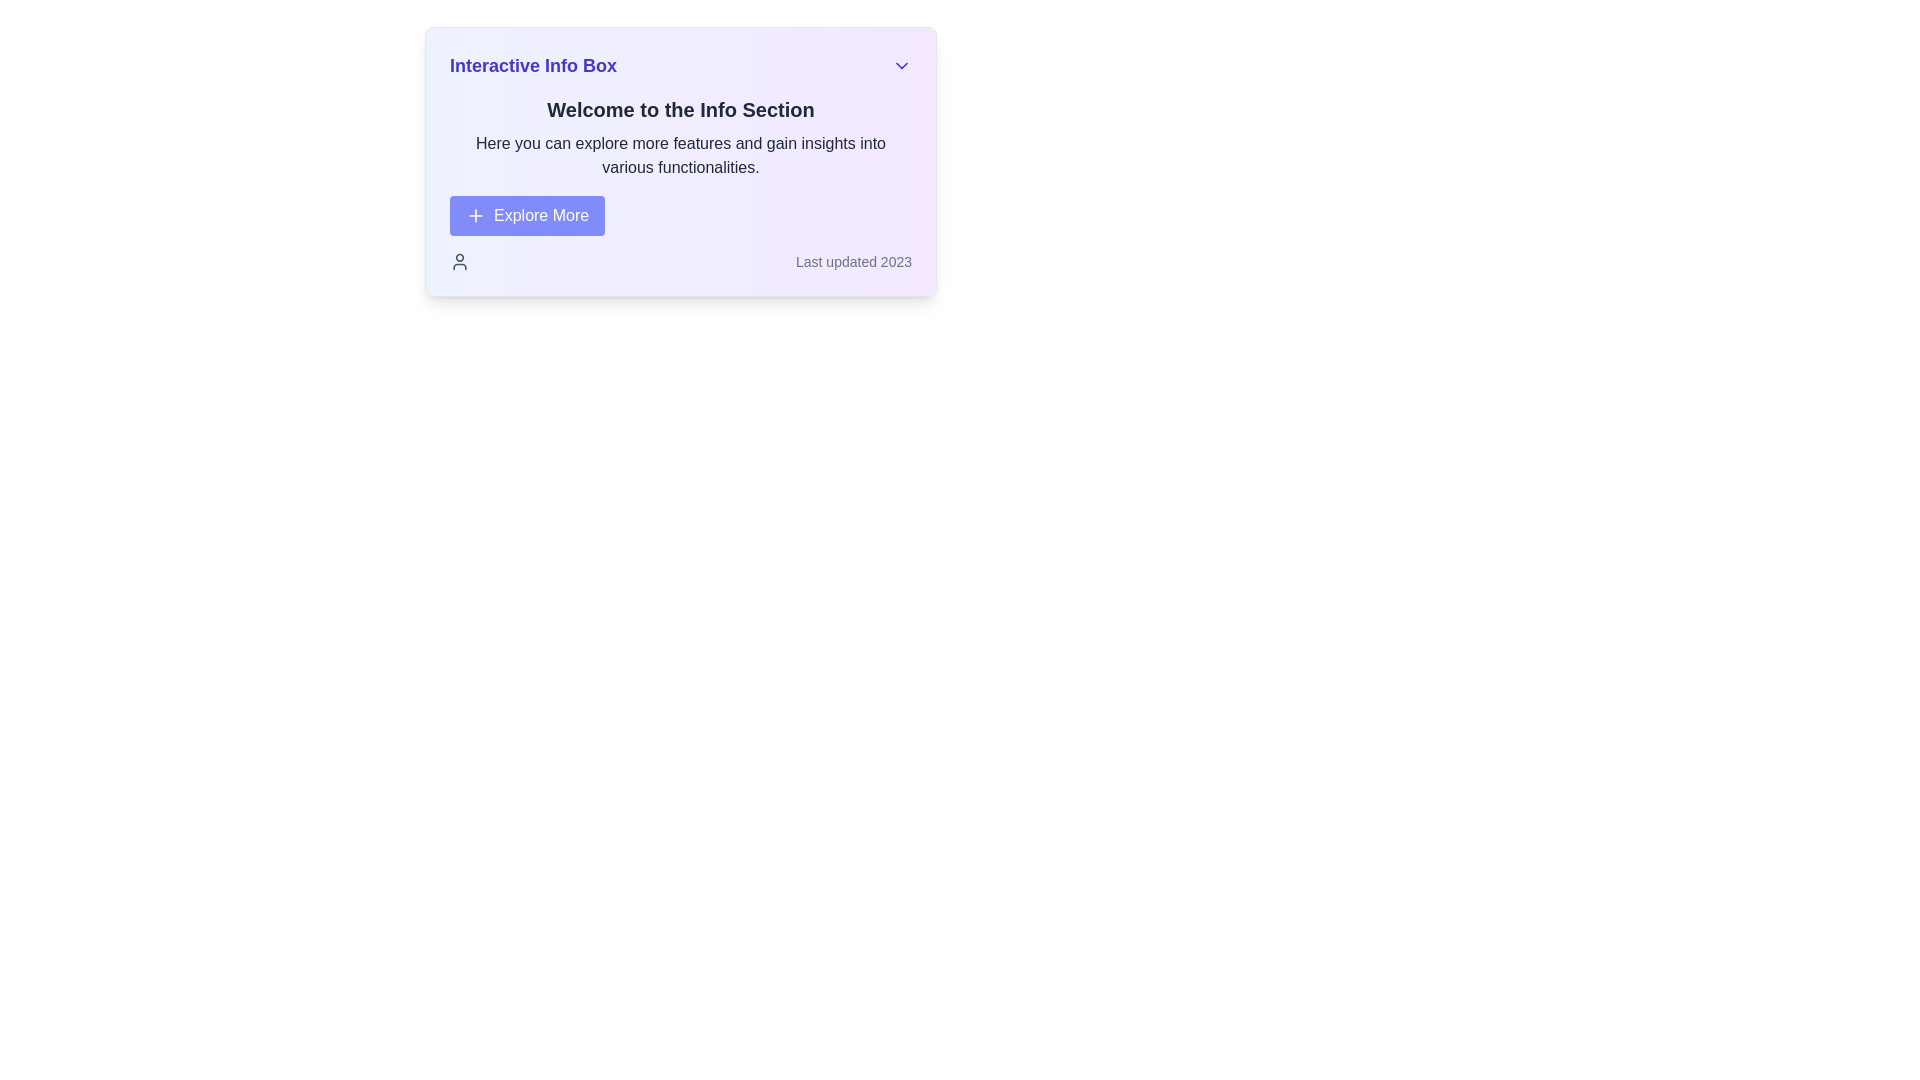 Image resolution: width=1920 pixels, height=1080 pixels. What do you see at coordinates (474, 216) in the screenshot?
I see `the Icon located on the left side of the 'Explore More' button, which indicates an action to add or explore more content` at bounding box center [474, 216].